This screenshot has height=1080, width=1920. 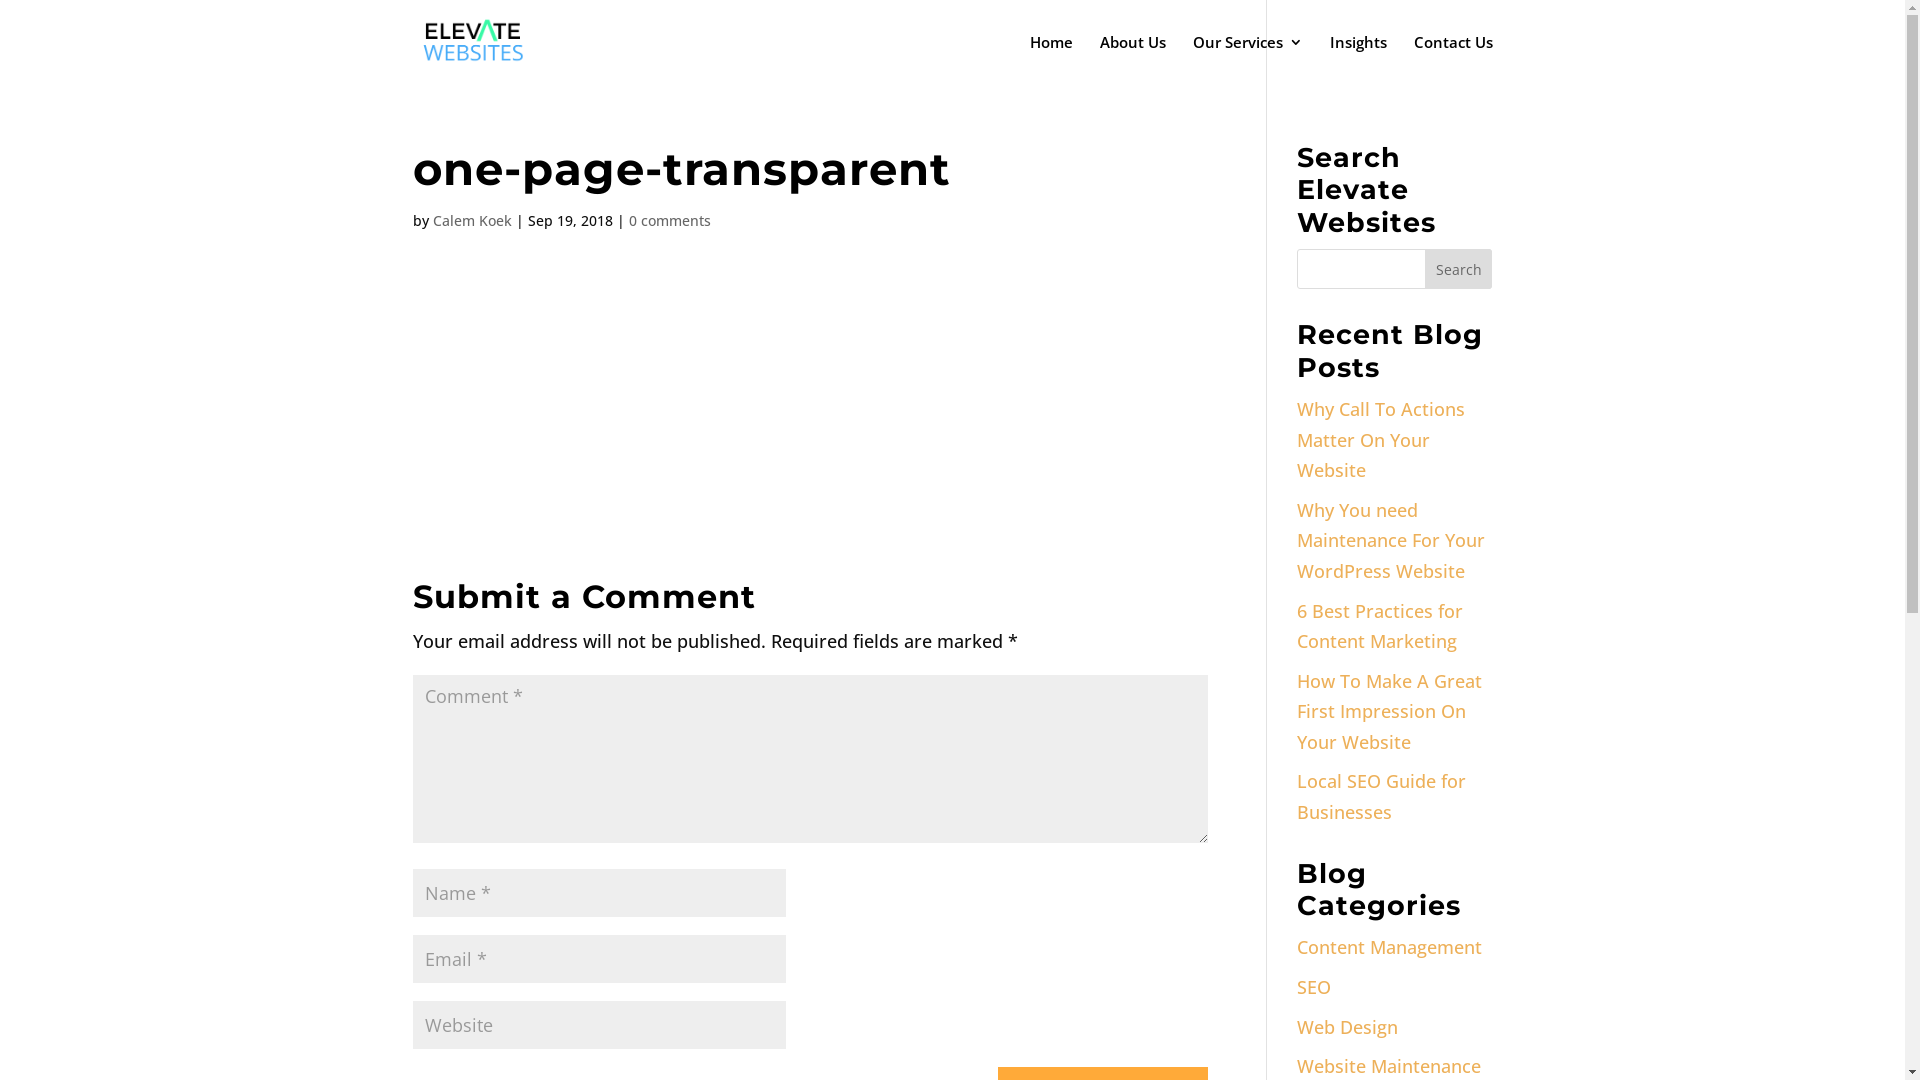 I want to click on 'Why Call To Actions Matter On Your Website', so click(x=1380, y=438).